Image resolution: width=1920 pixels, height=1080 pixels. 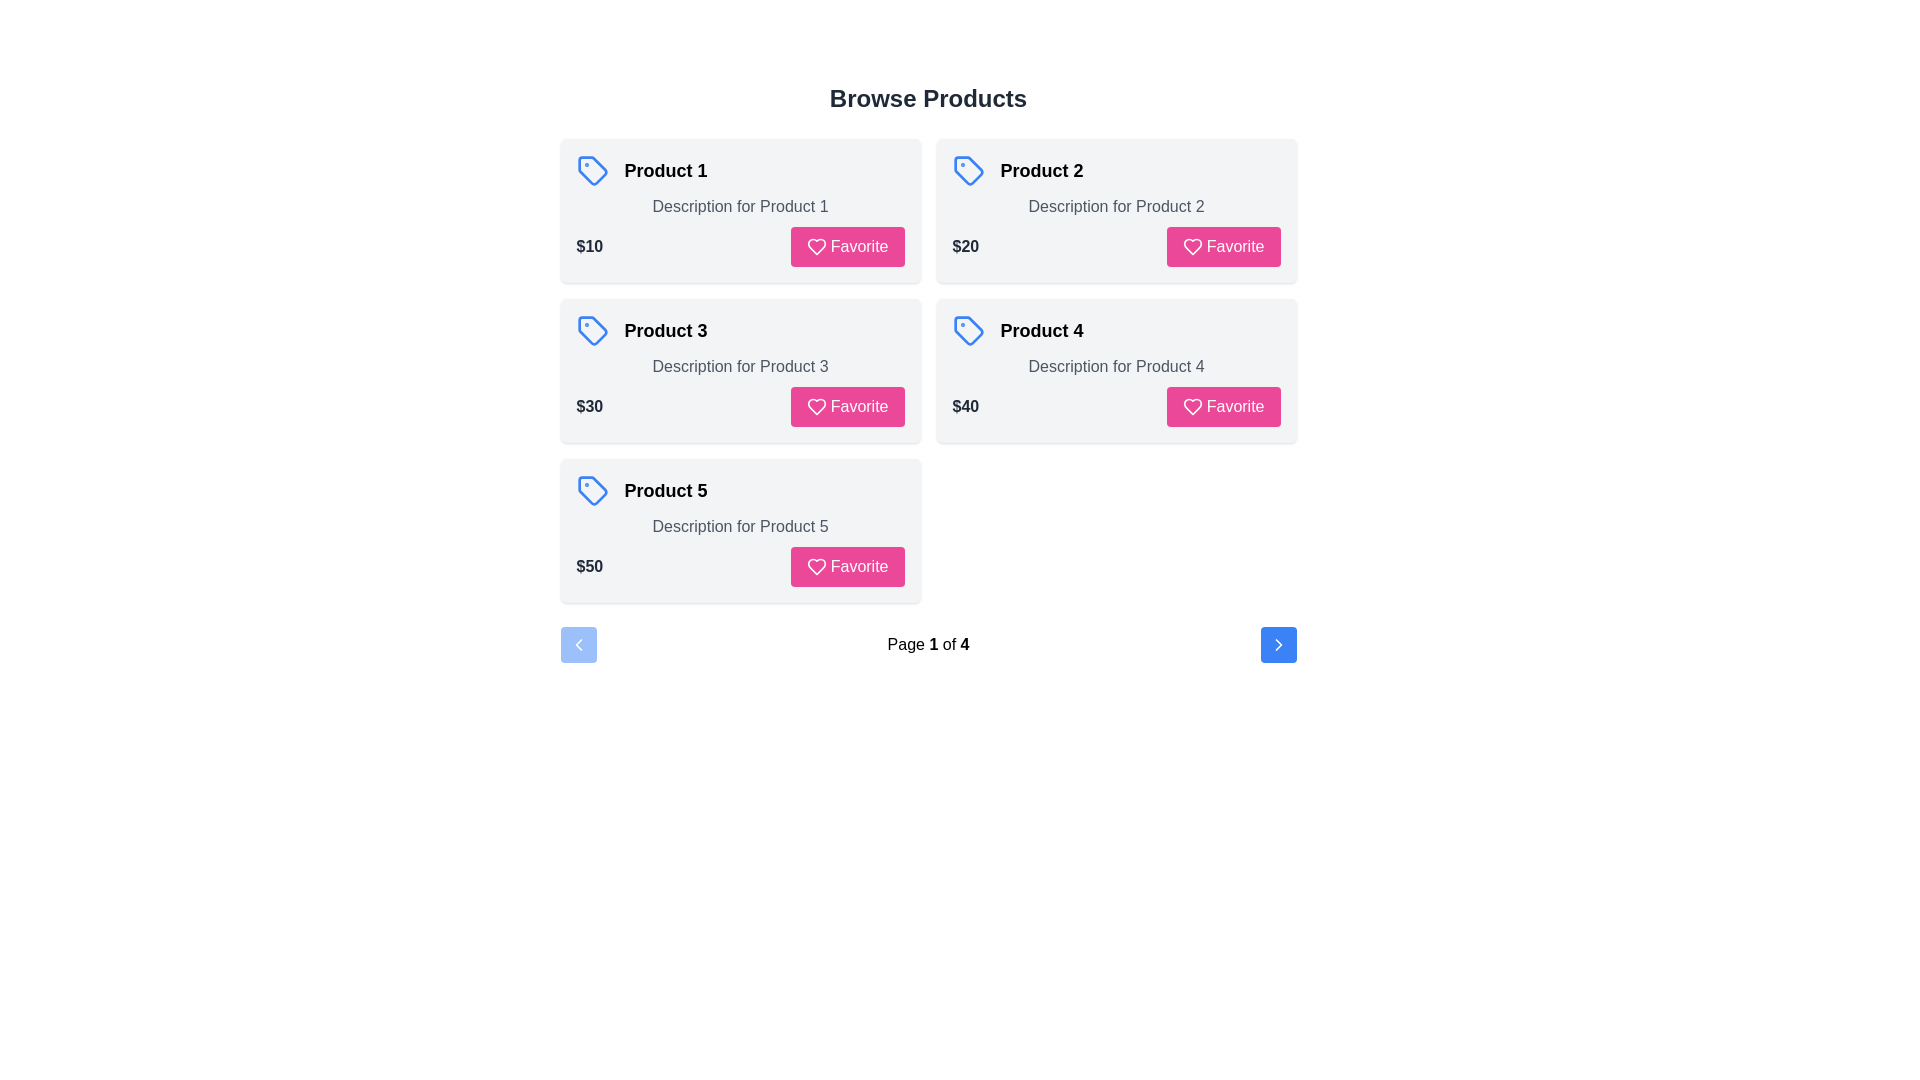 What do you see at coordinates (962, 644) in the screenshot?
I see `the text element indicating the total number of pages available for navigation, located on the right side of the sibling text 'Page 1 of 4'` at bounding box center [962, 644].